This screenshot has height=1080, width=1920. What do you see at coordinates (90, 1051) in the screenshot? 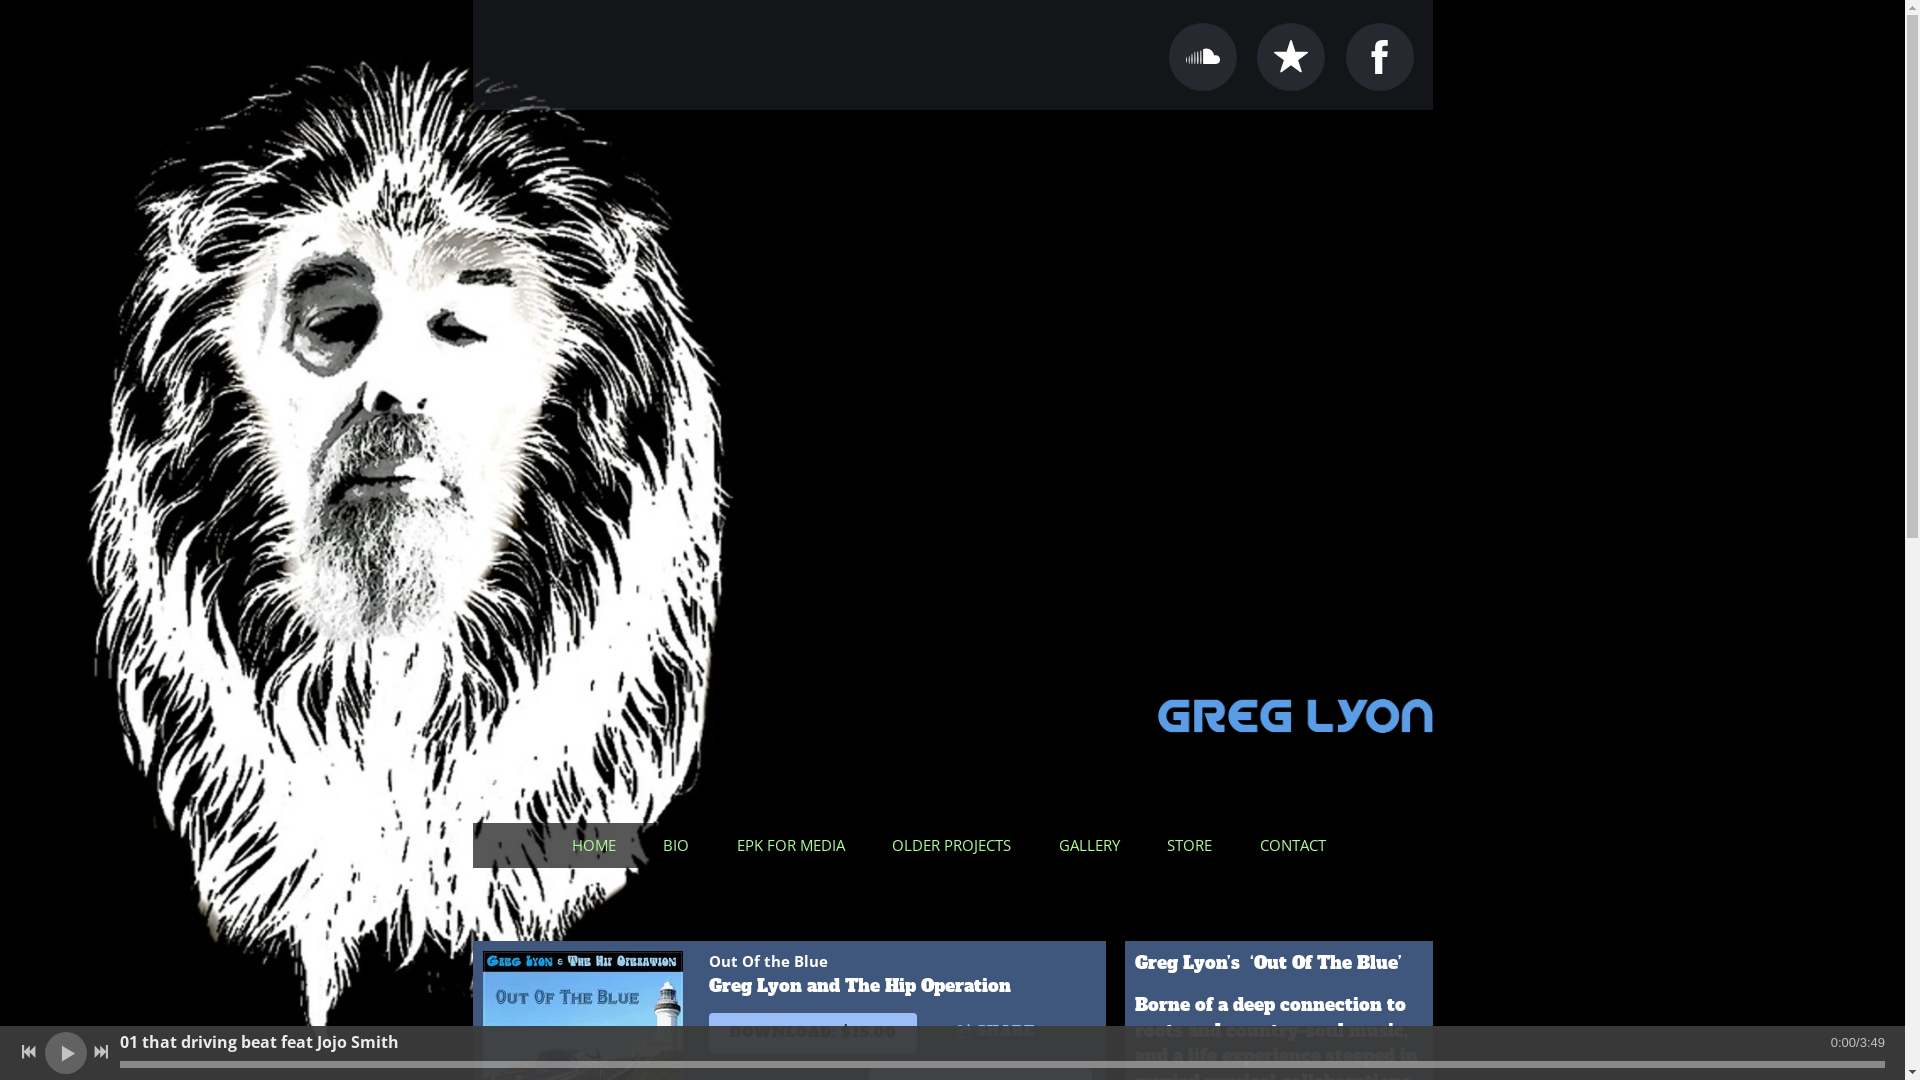
I see `'Next track'` at bounding box center [90, 1051].